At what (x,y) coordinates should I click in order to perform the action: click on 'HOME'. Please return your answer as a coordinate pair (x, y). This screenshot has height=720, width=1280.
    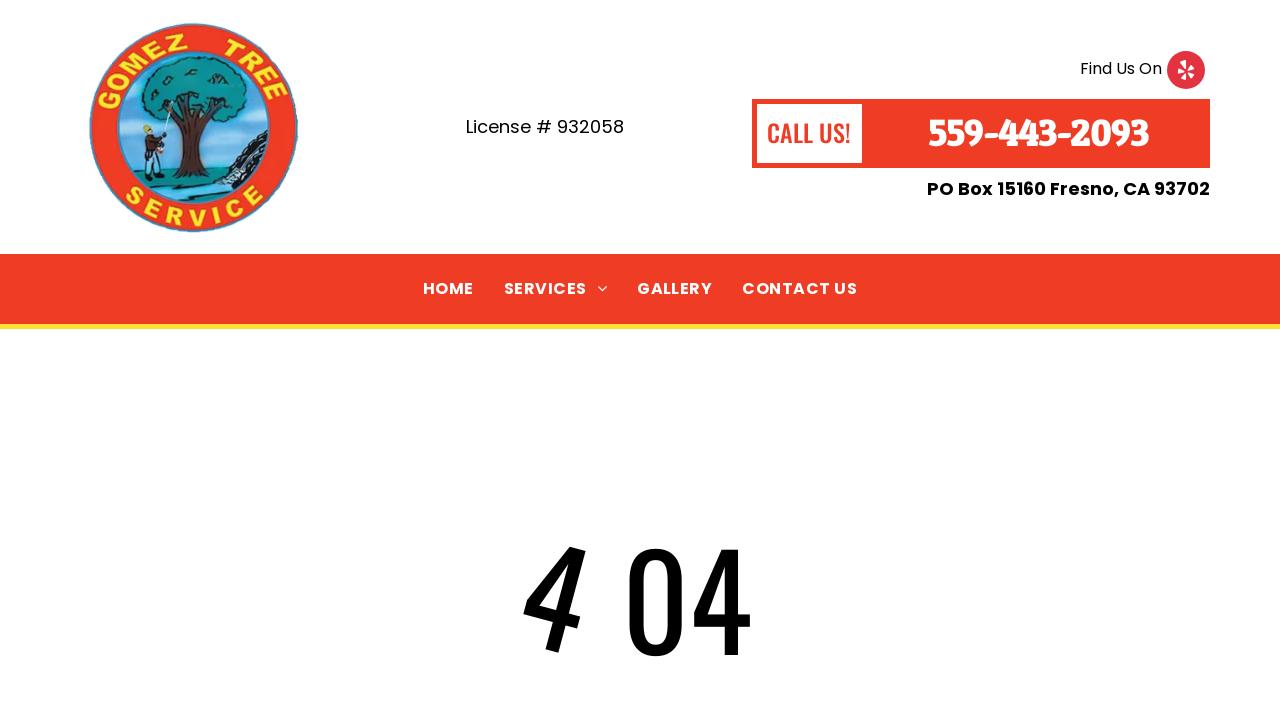
    Looking at the image, I should click on (446, 287).